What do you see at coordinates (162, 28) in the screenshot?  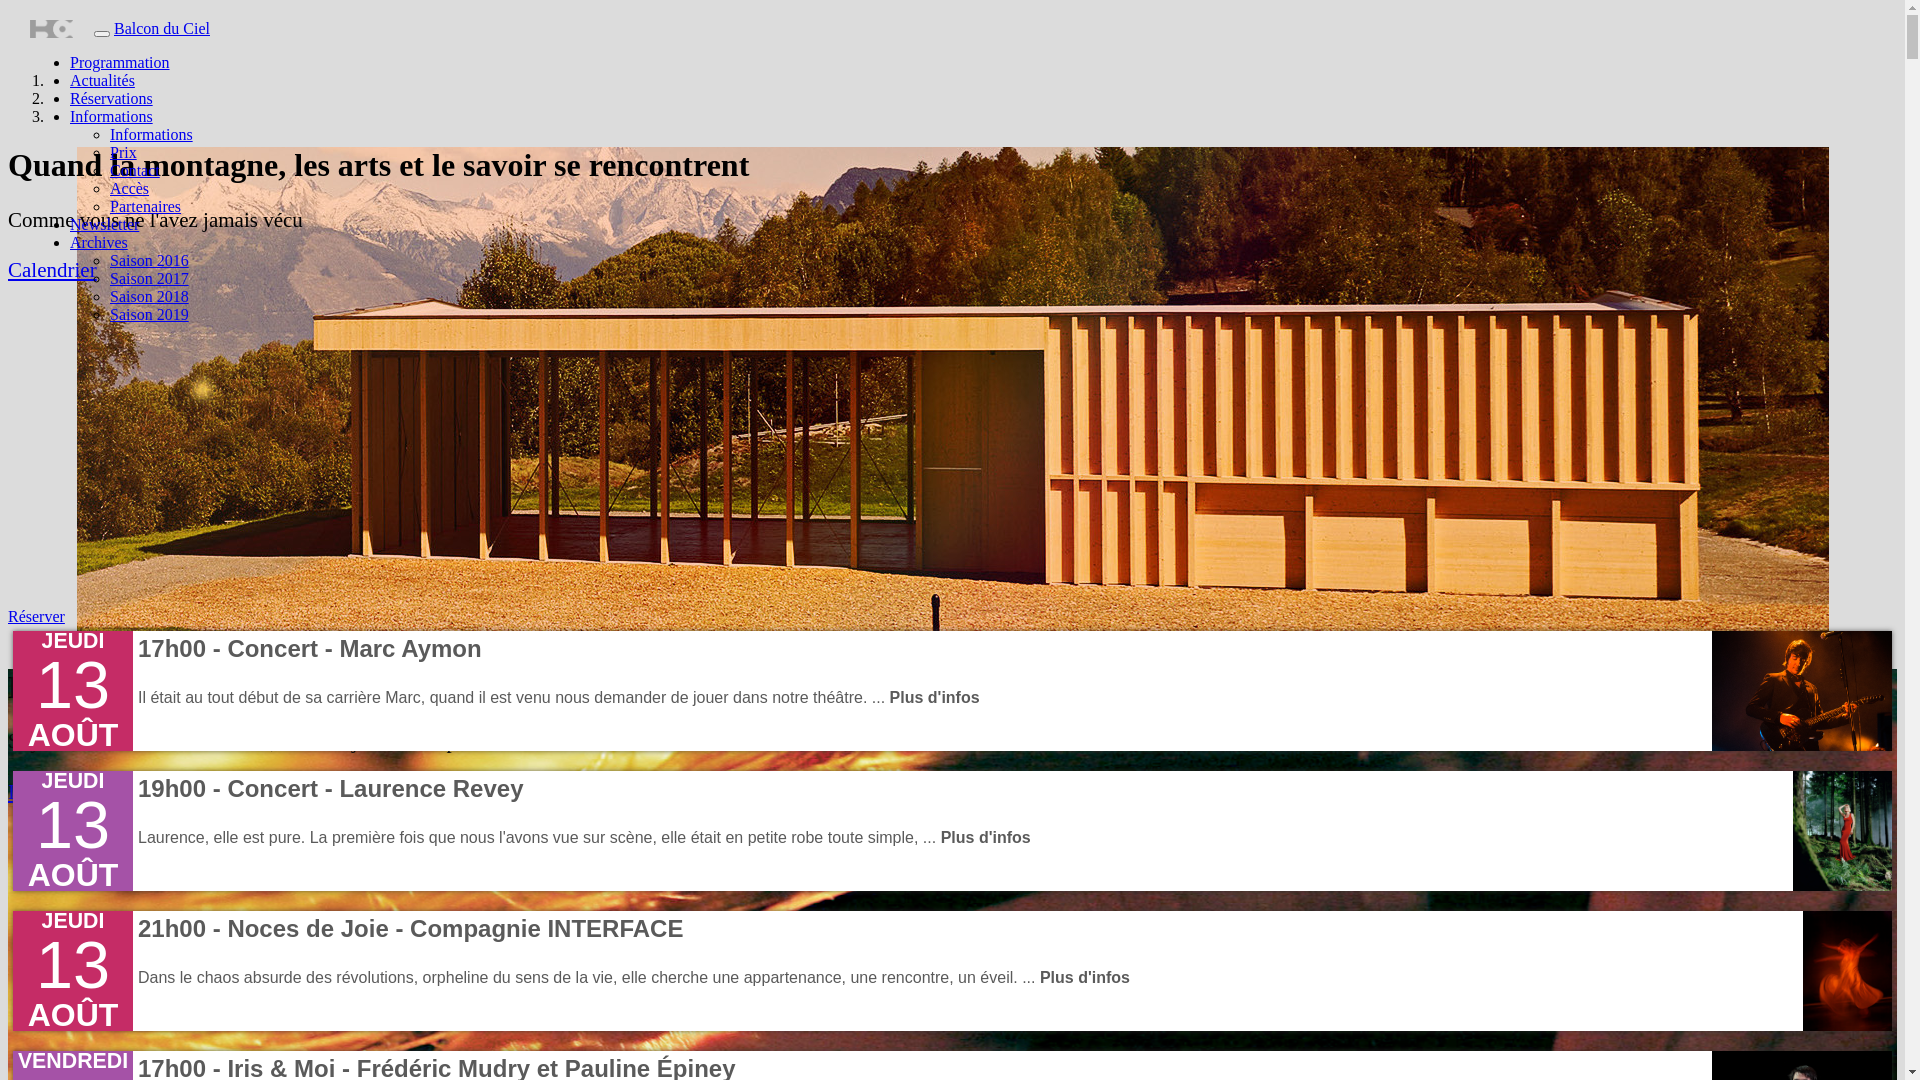 I see `'Balcon du Ciel'` at bounding box center [162, 28].